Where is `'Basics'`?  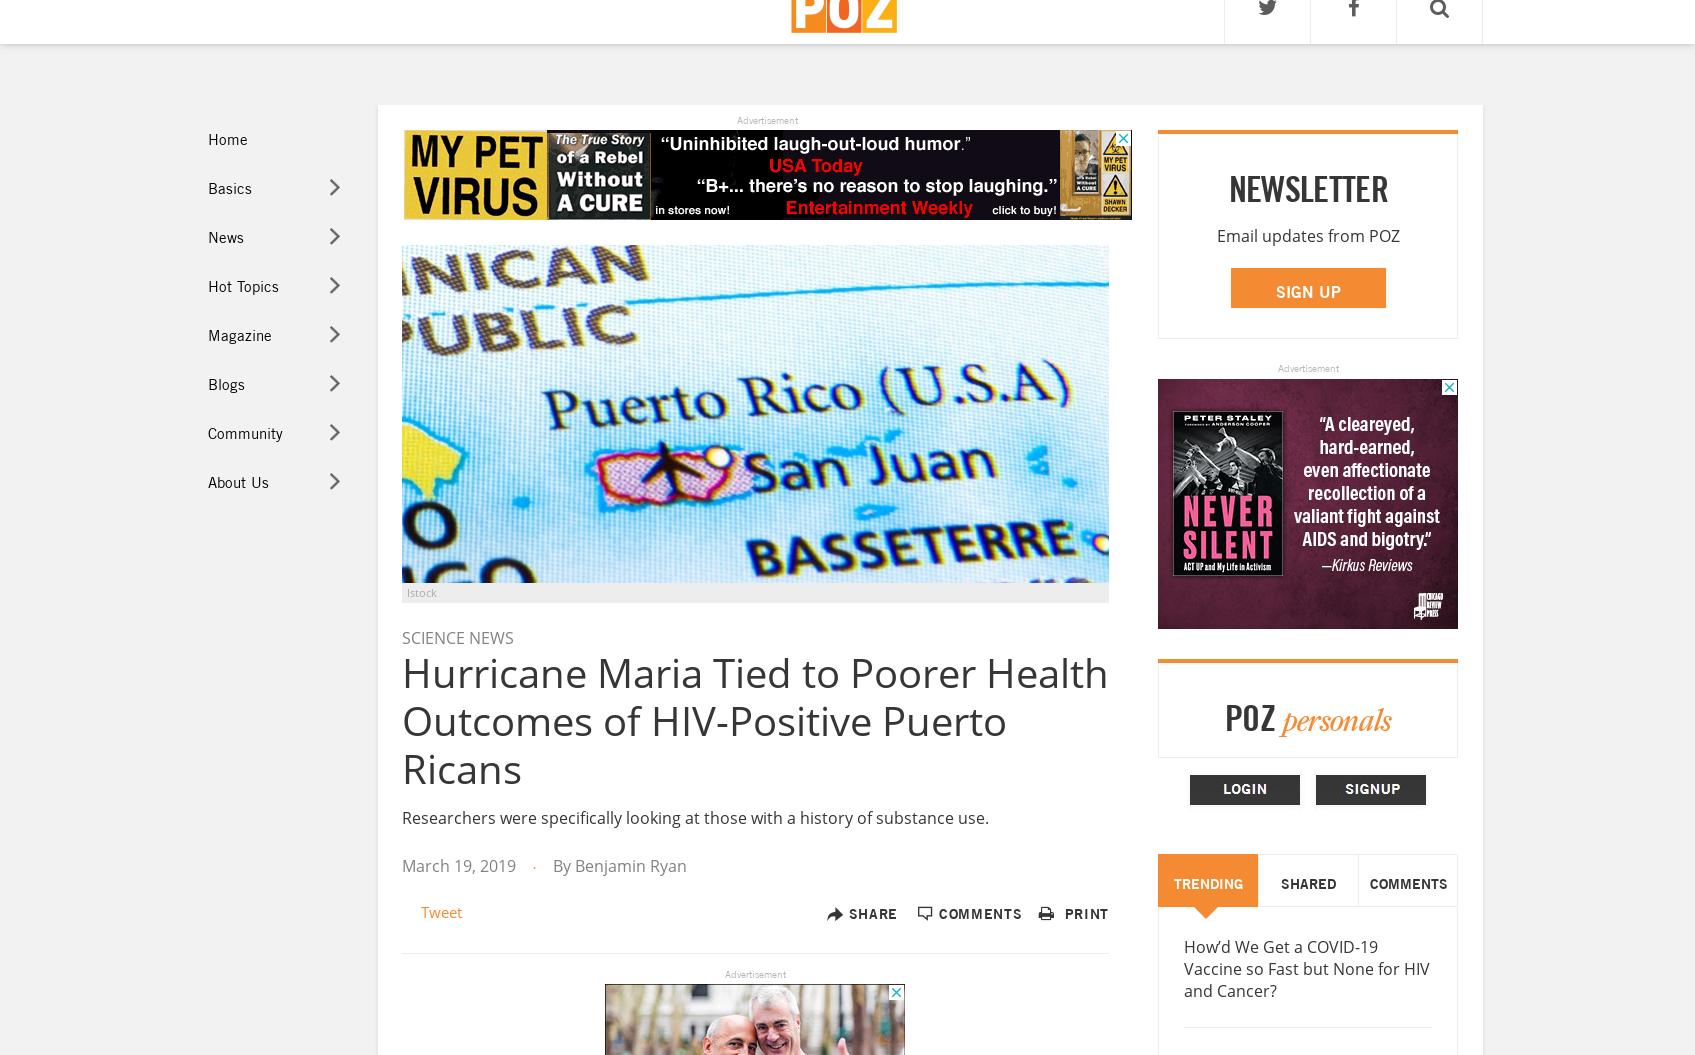
'Basics' is located at coordinates (227, 187).